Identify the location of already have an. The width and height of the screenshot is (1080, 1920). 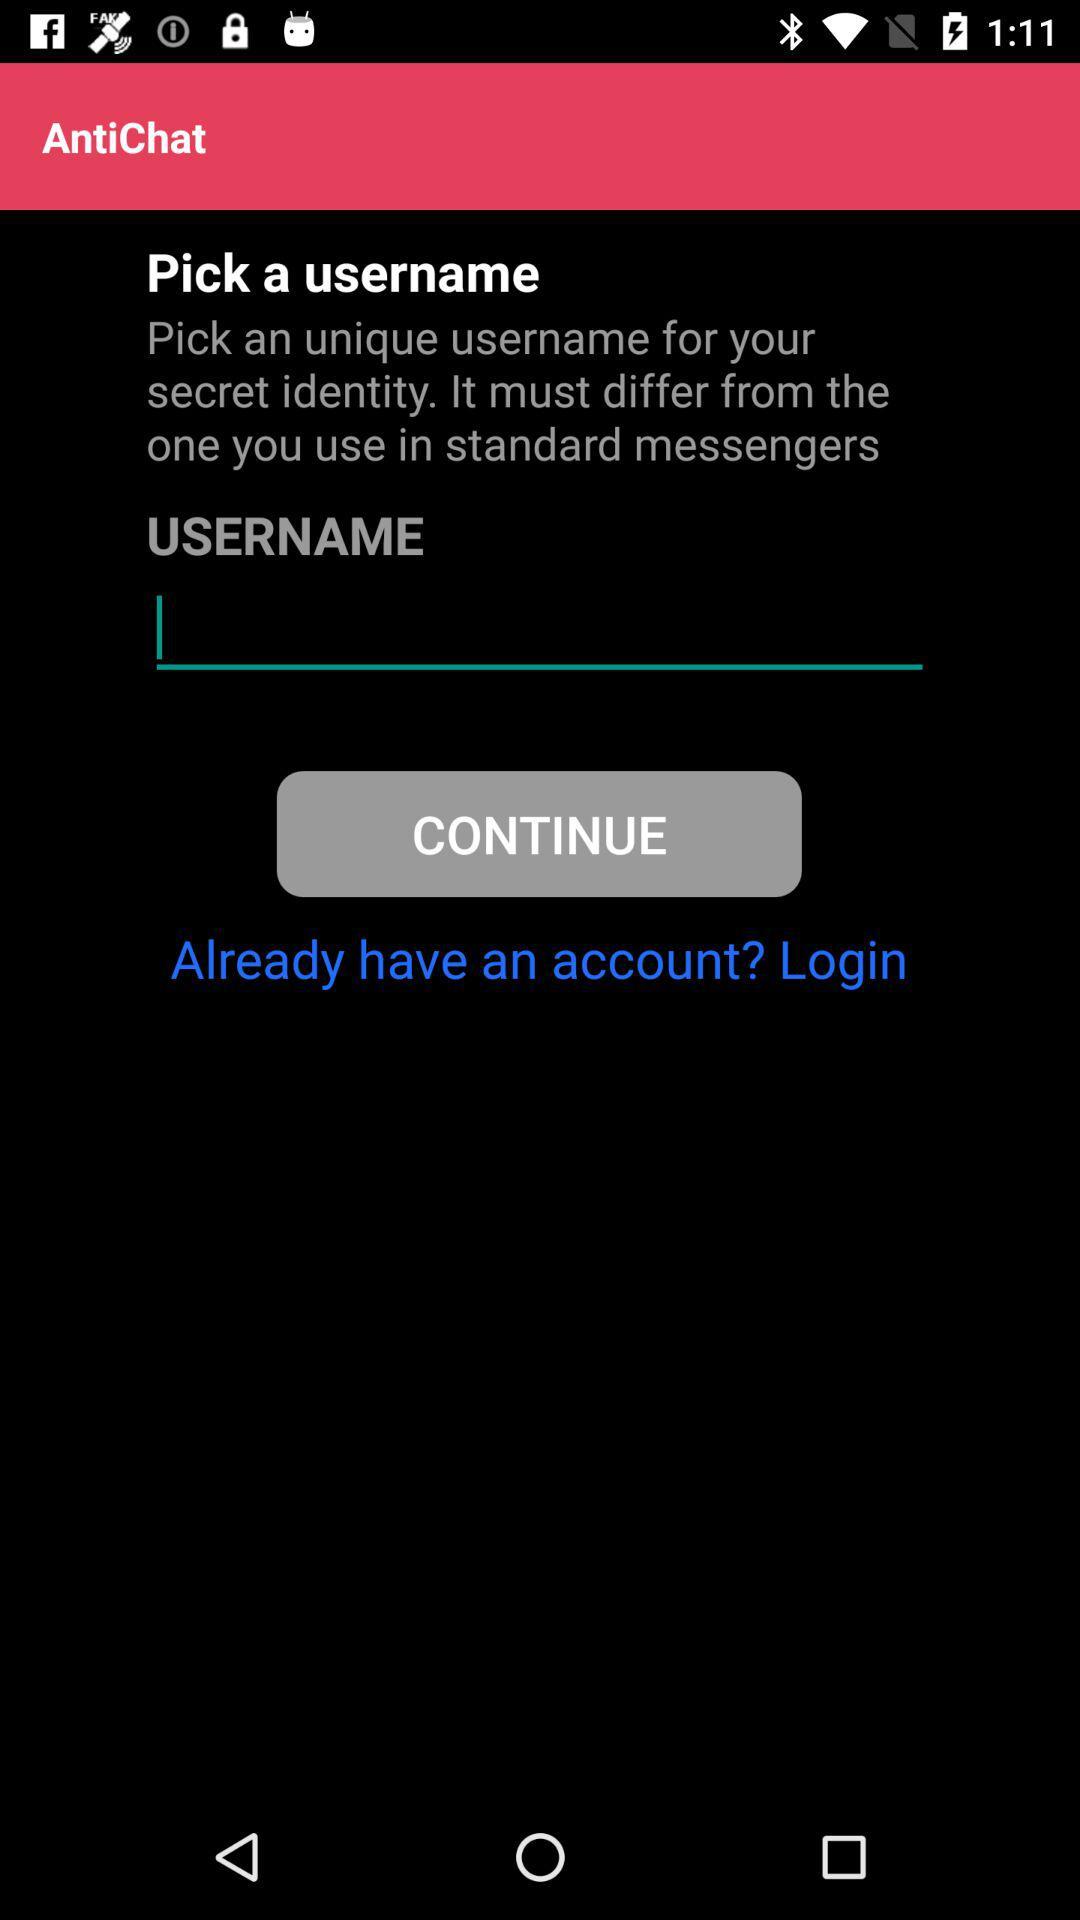
(538, 957).